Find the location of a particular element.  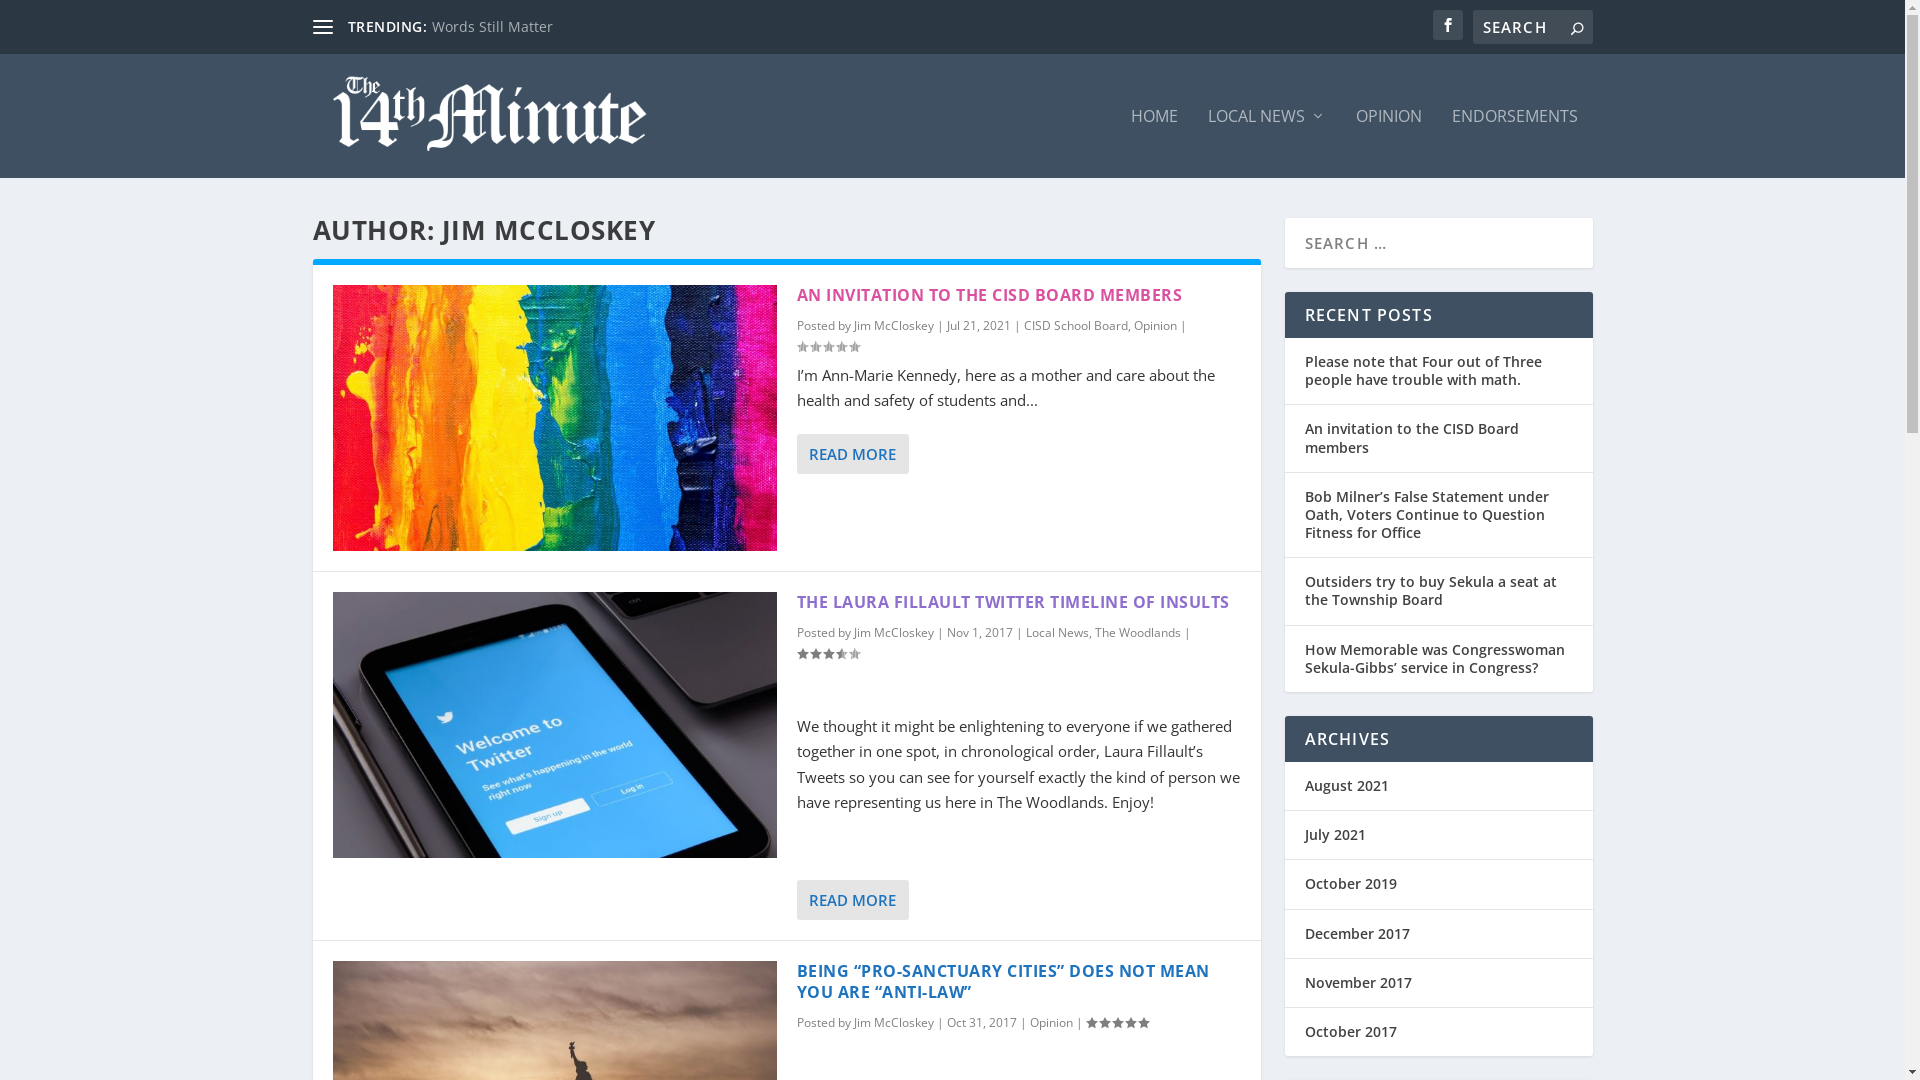

'Rating: 0.00' is located at coordinates (826, 345).